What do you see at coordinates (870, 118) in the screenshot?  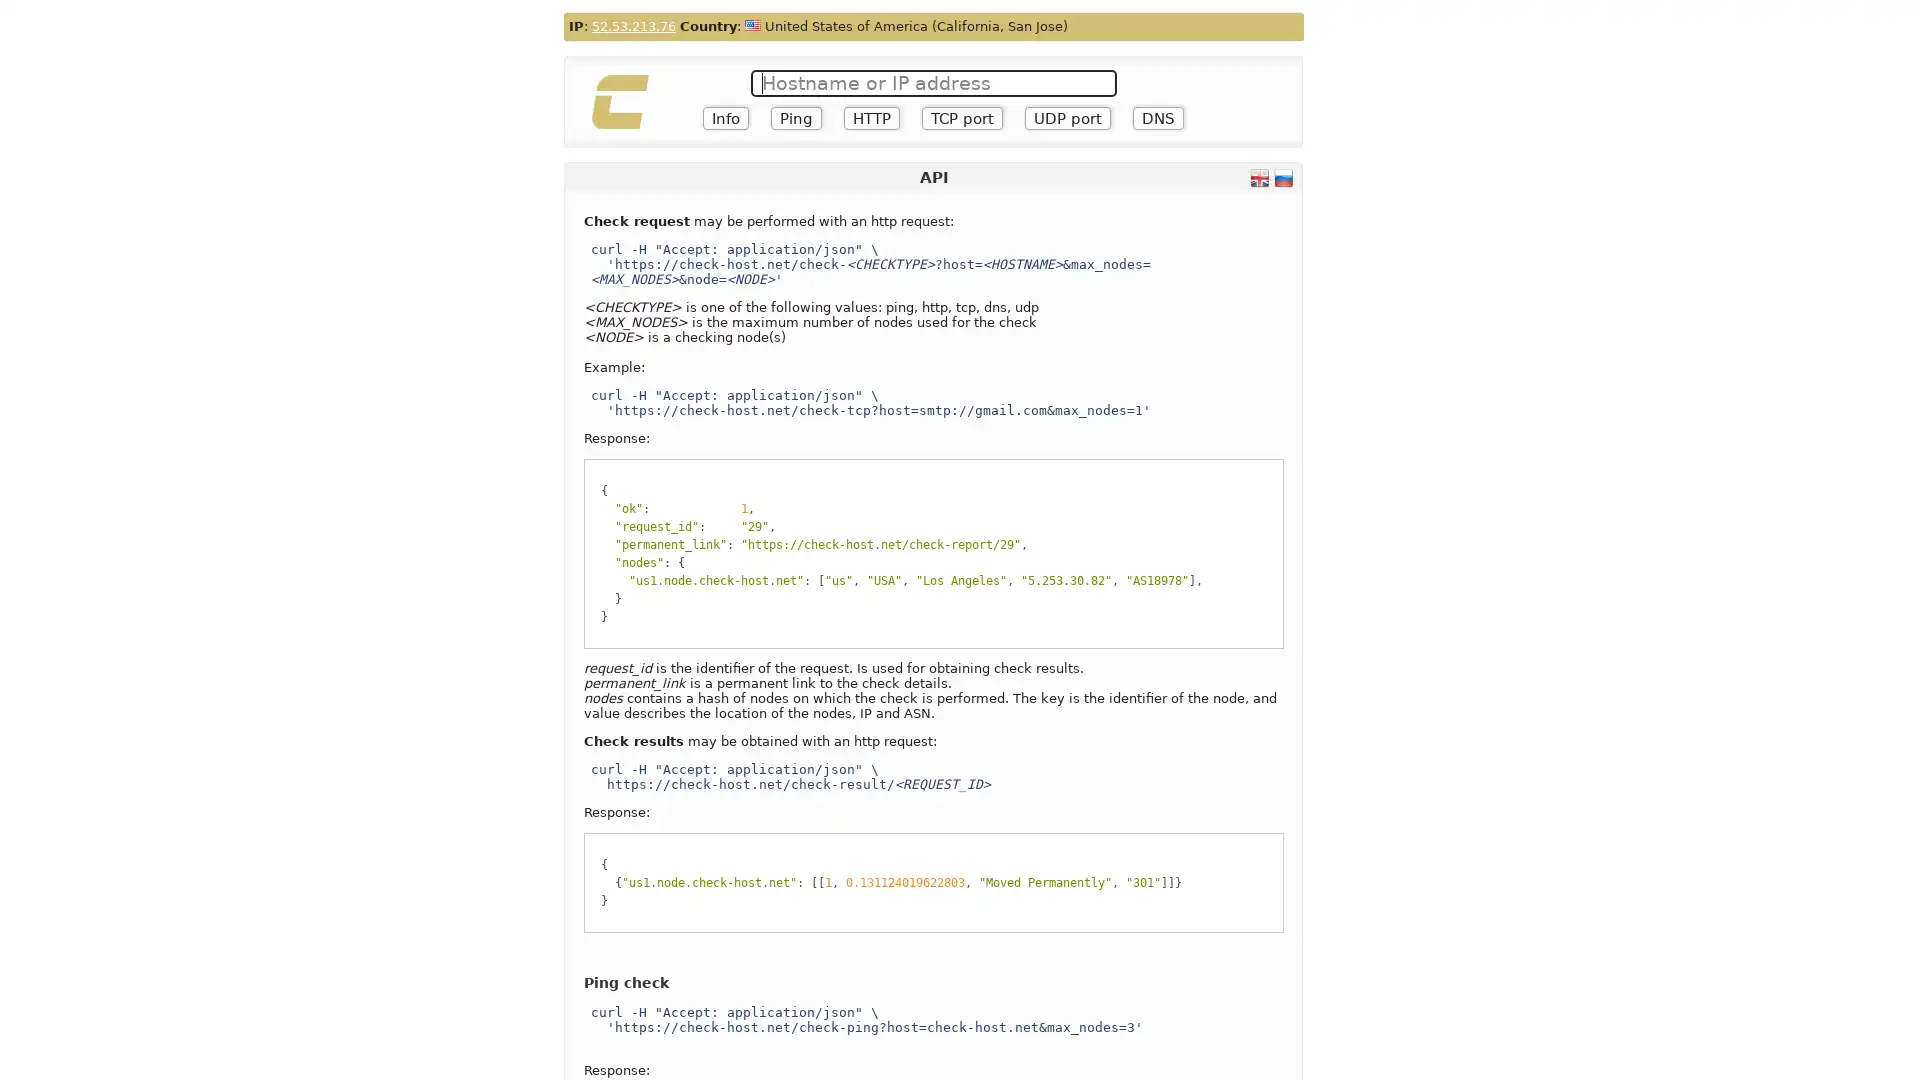 I see `HTTP` at bounding box center [870, 118].